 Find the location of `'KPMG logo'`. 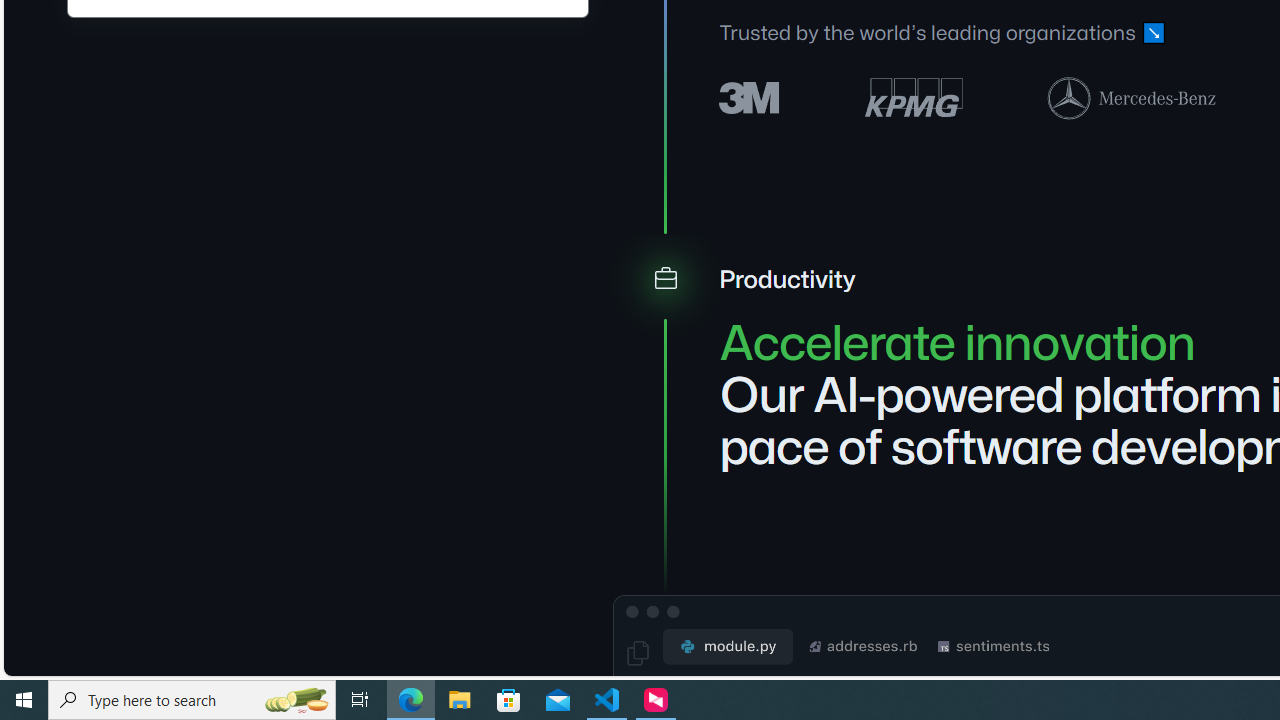

'KPMG logo' is located at coordinates (912, 97).